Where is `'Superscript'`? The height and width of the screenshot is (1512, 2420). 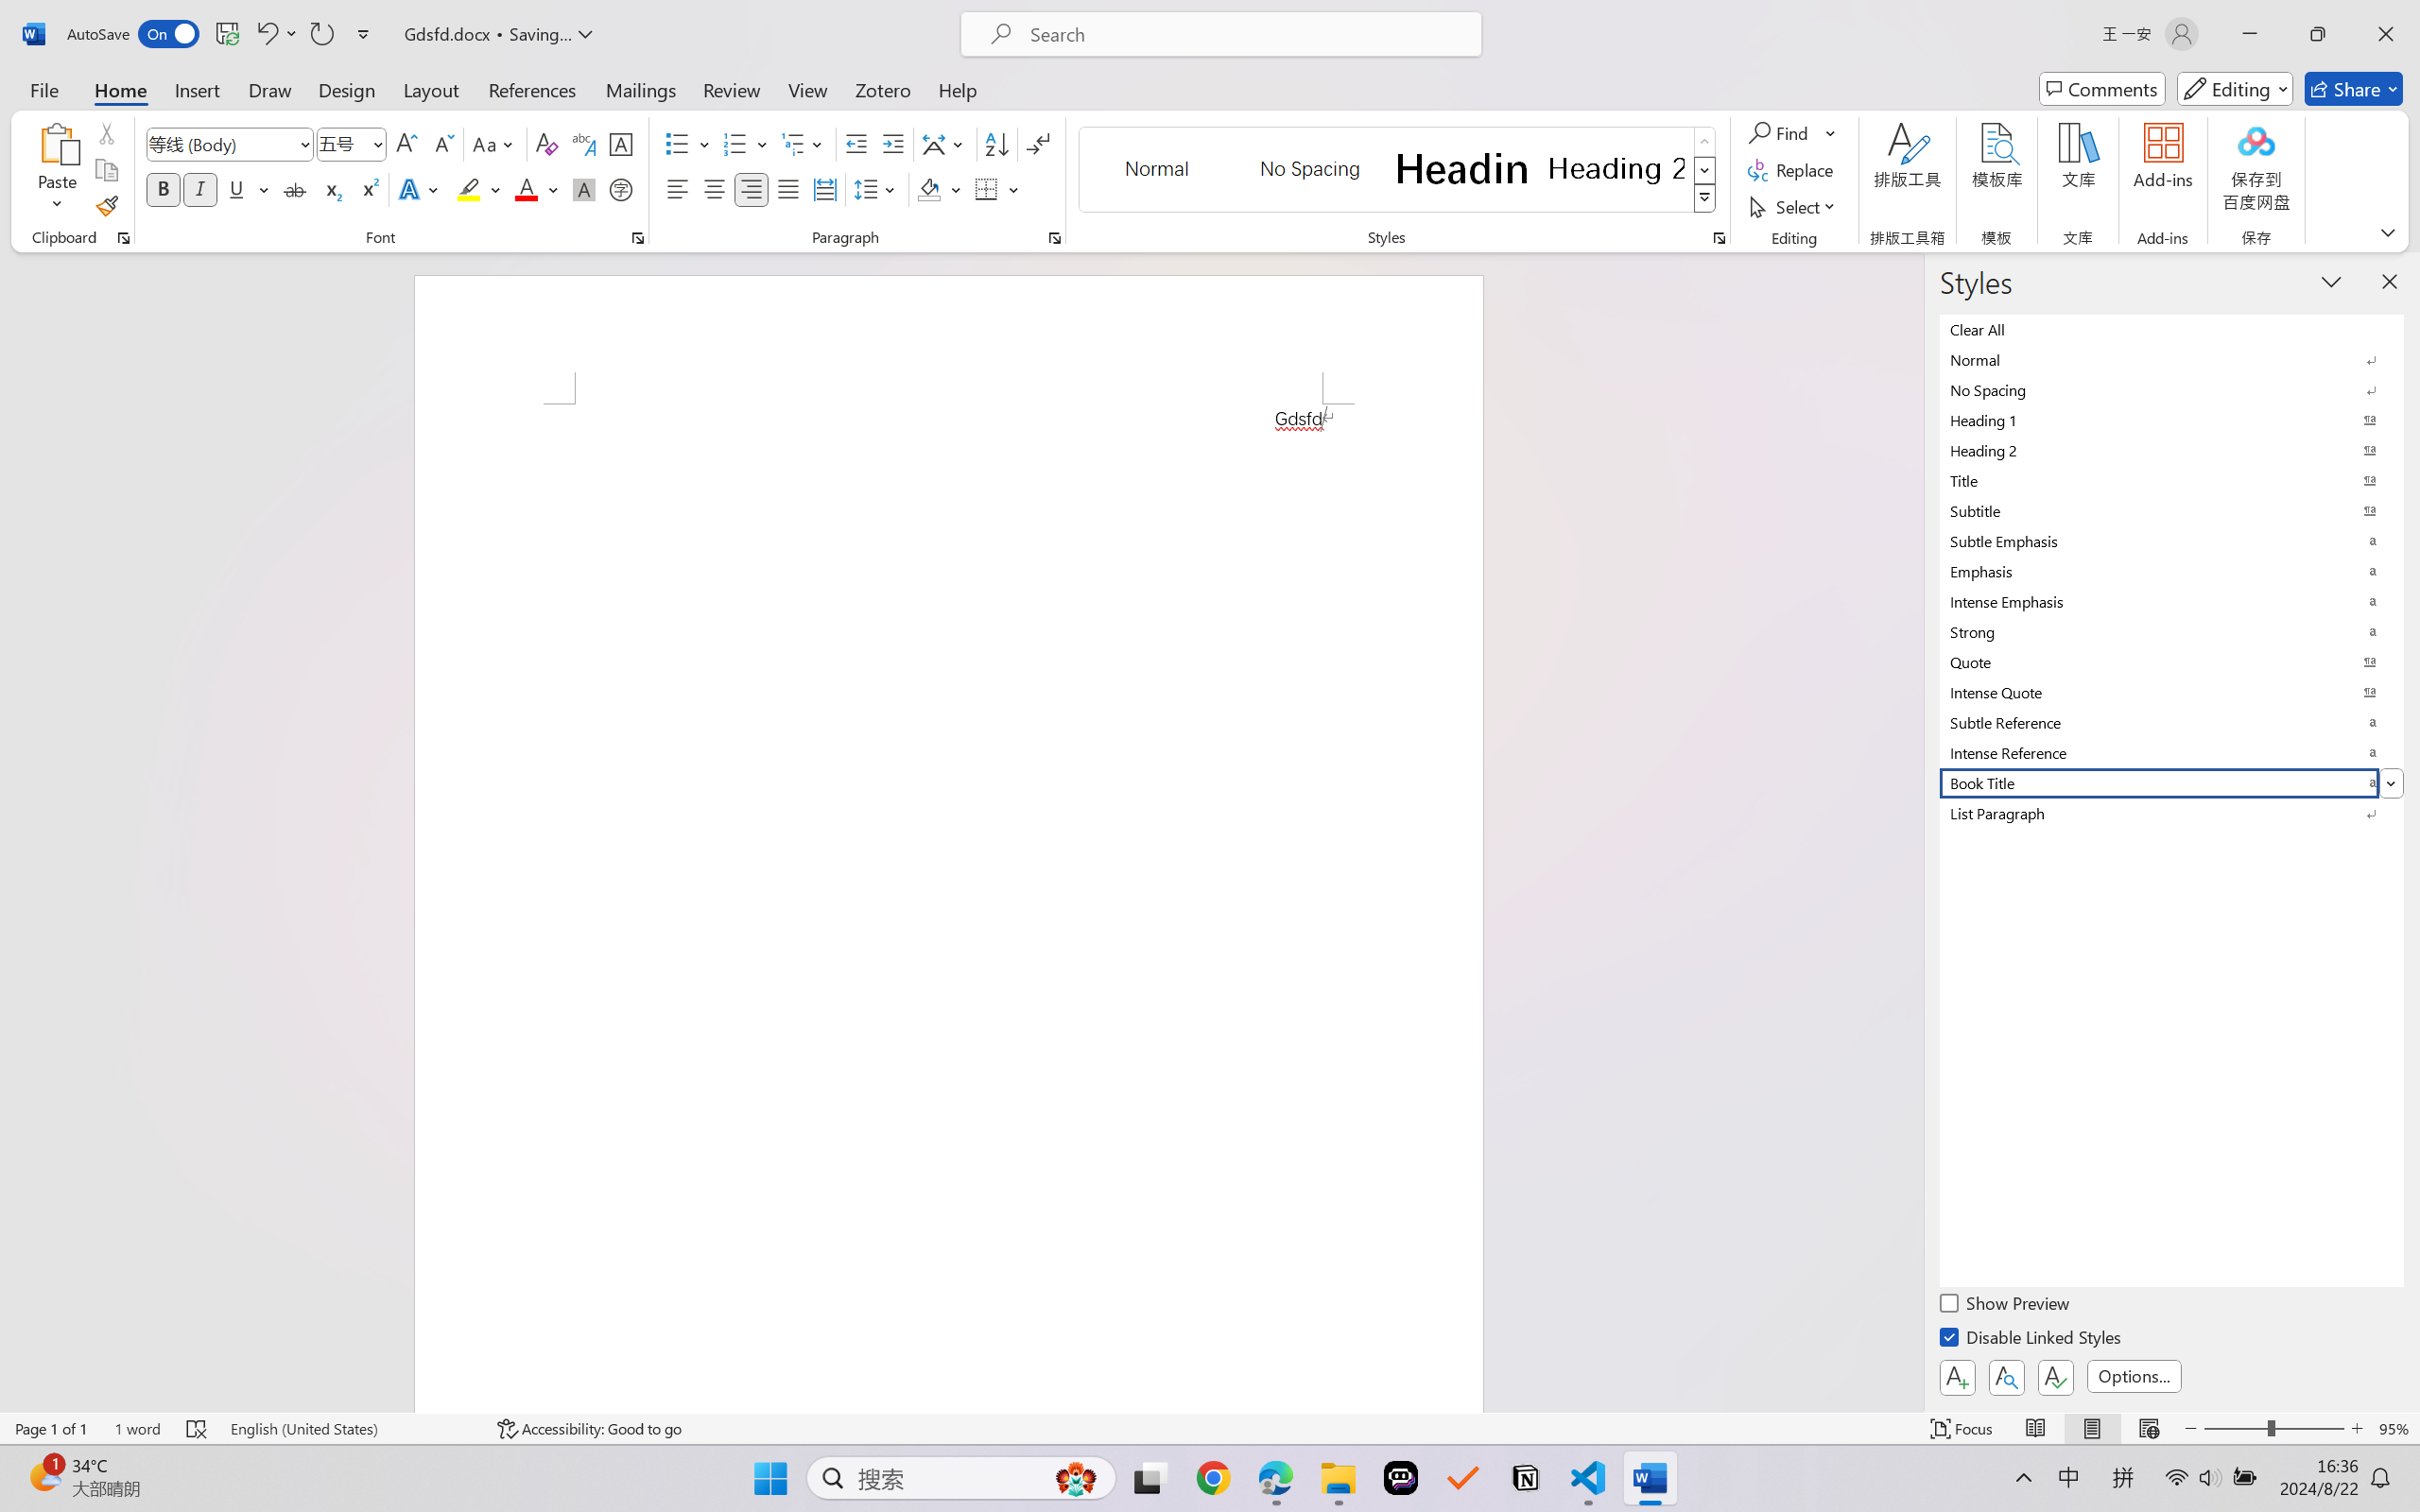
'Superscript' is located at coordinates (367, 188).